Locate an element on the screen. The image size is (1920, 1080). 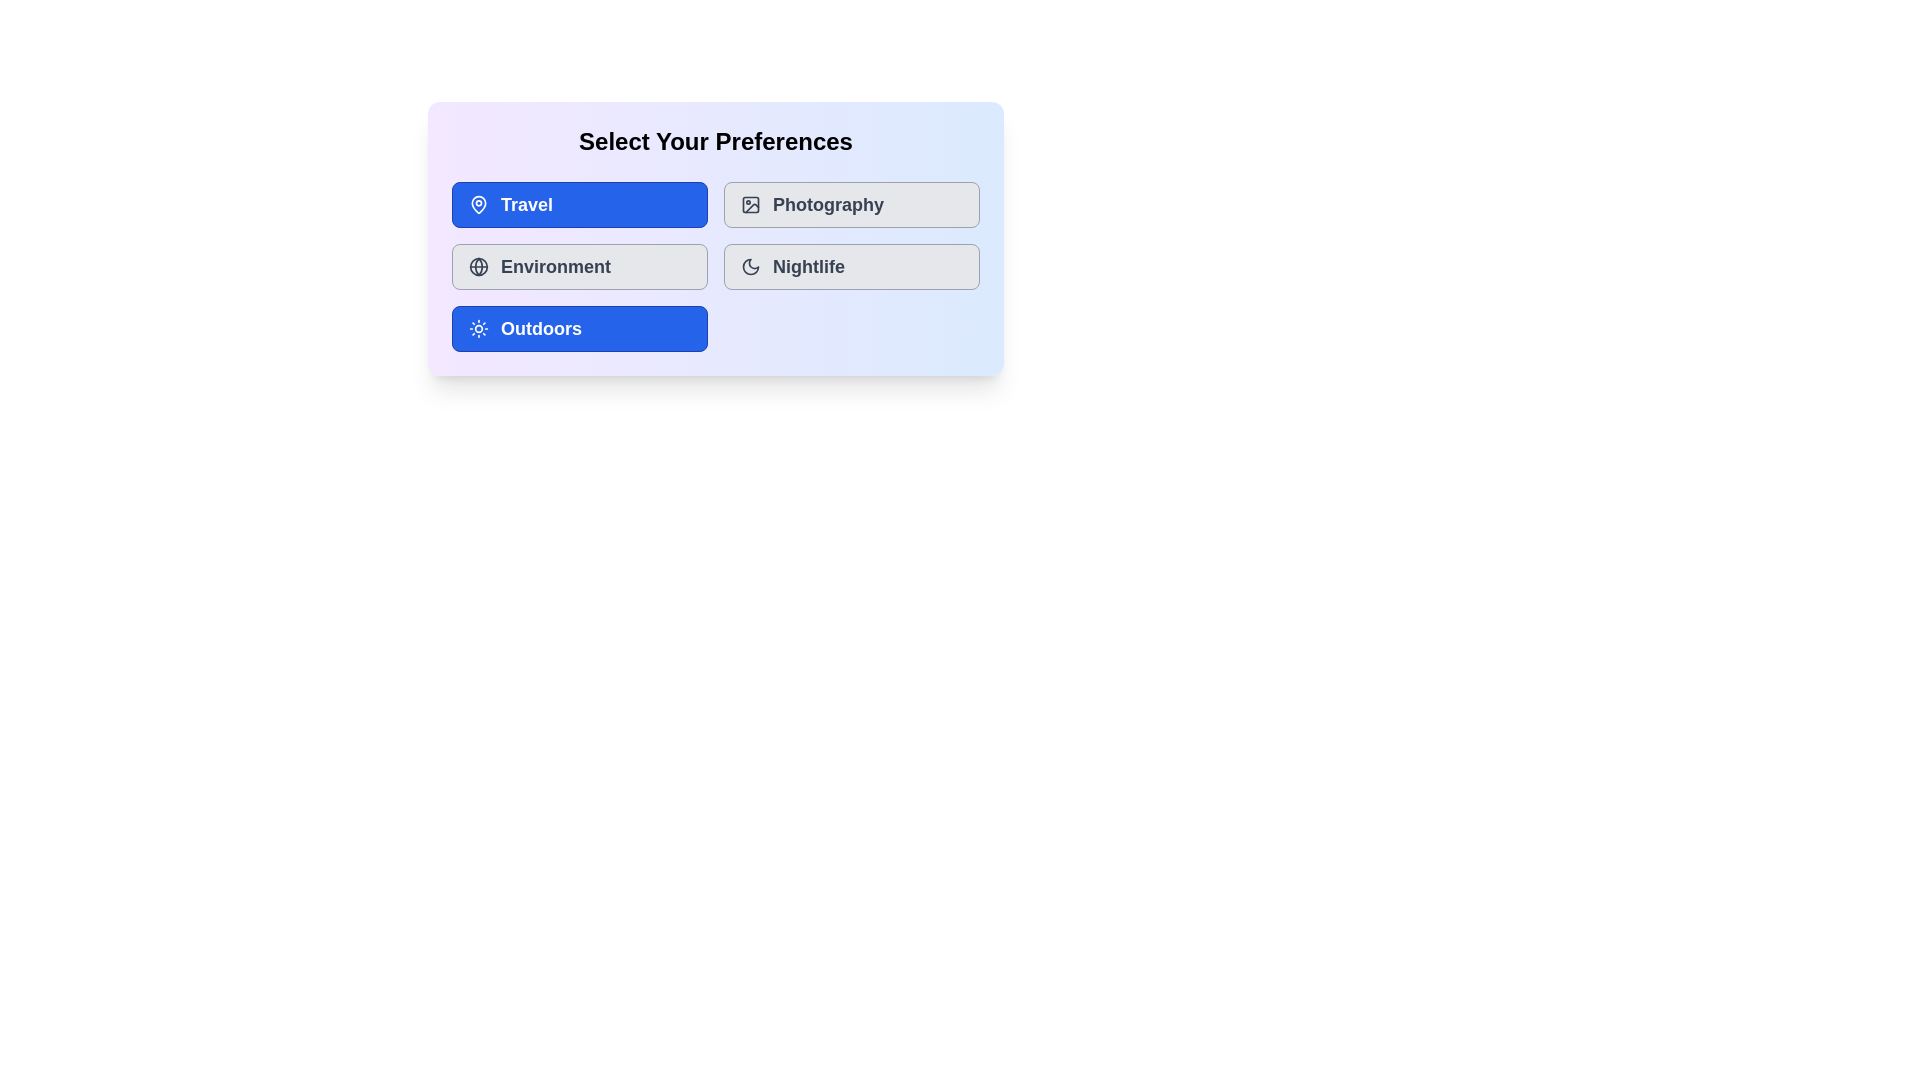
the category Outdoors is located at coordinates (579, 327).